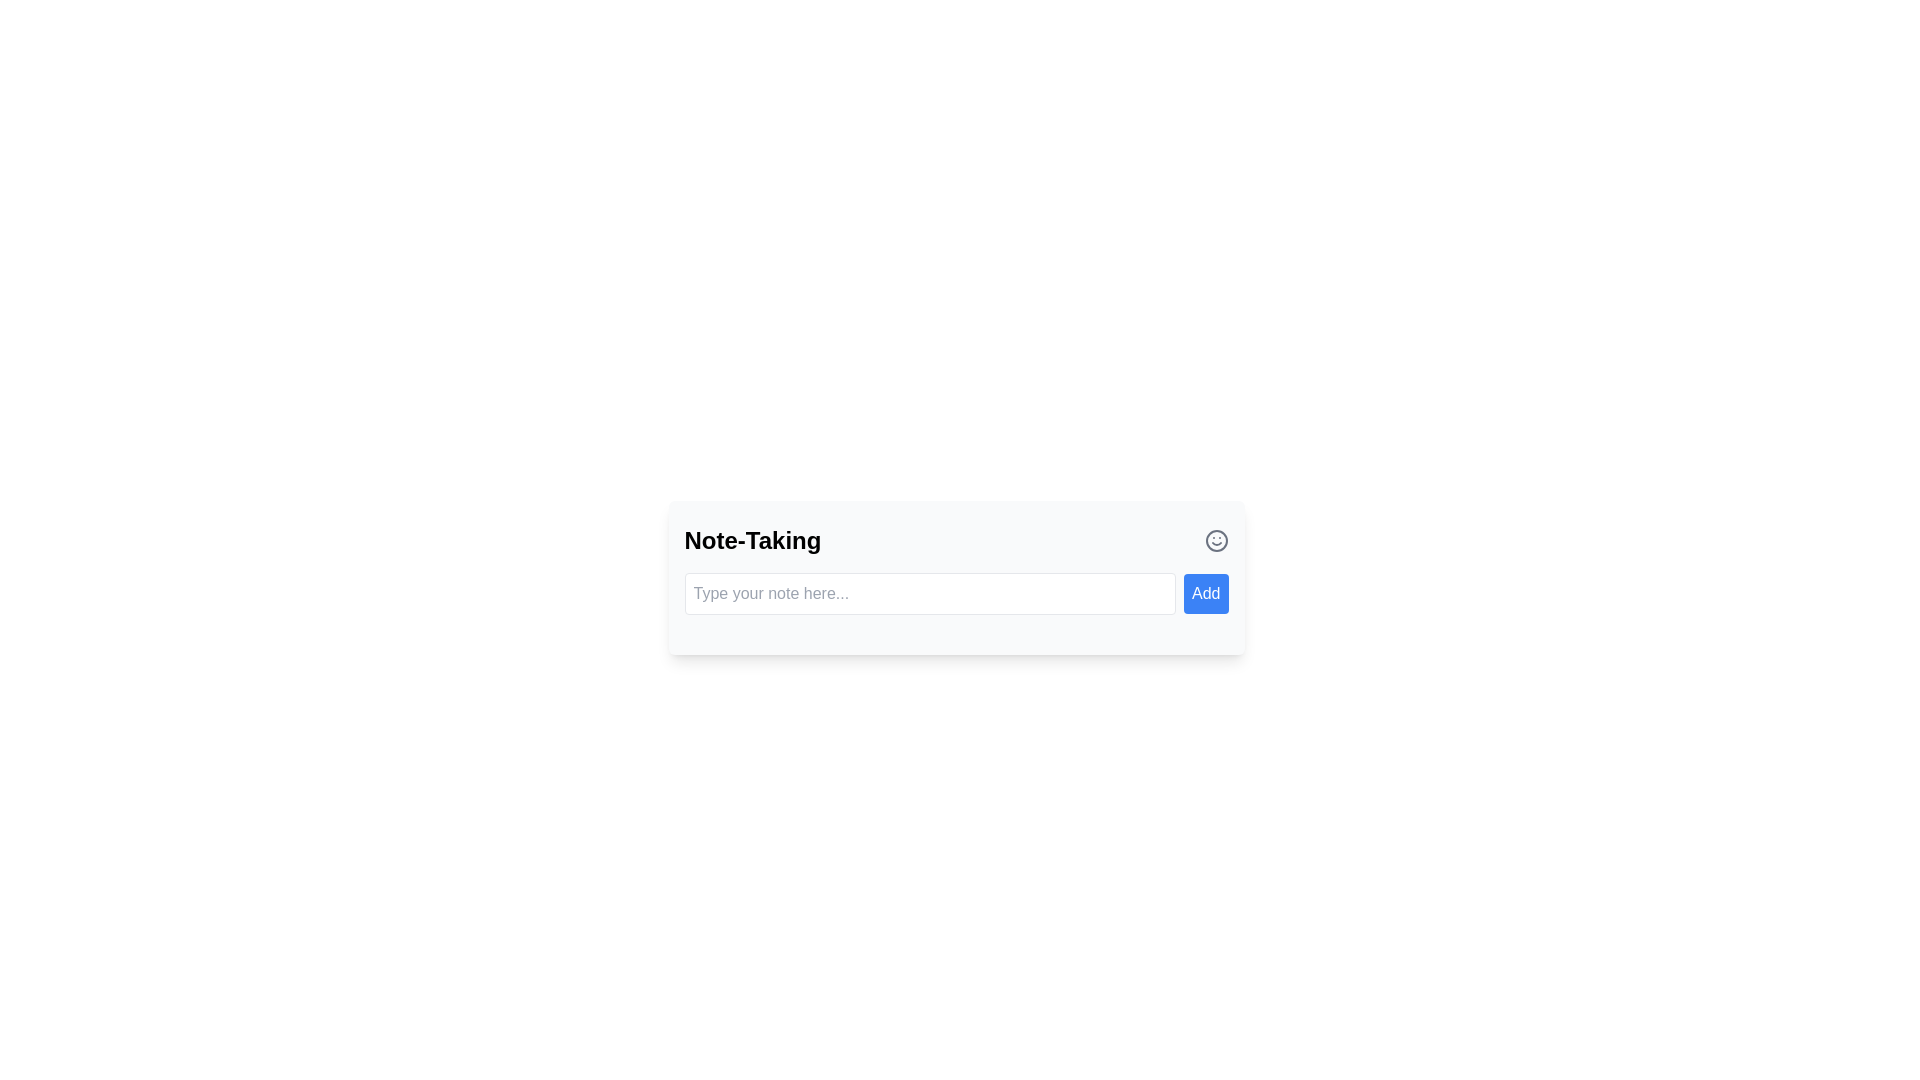 This screenshot has width=1920, height=1080. What do you see at coordinates (1215, 540) in the screenshot?
I see `the central SVG circle element located near the top-right of the note-taking interface` at bounding box center [1215, 540].